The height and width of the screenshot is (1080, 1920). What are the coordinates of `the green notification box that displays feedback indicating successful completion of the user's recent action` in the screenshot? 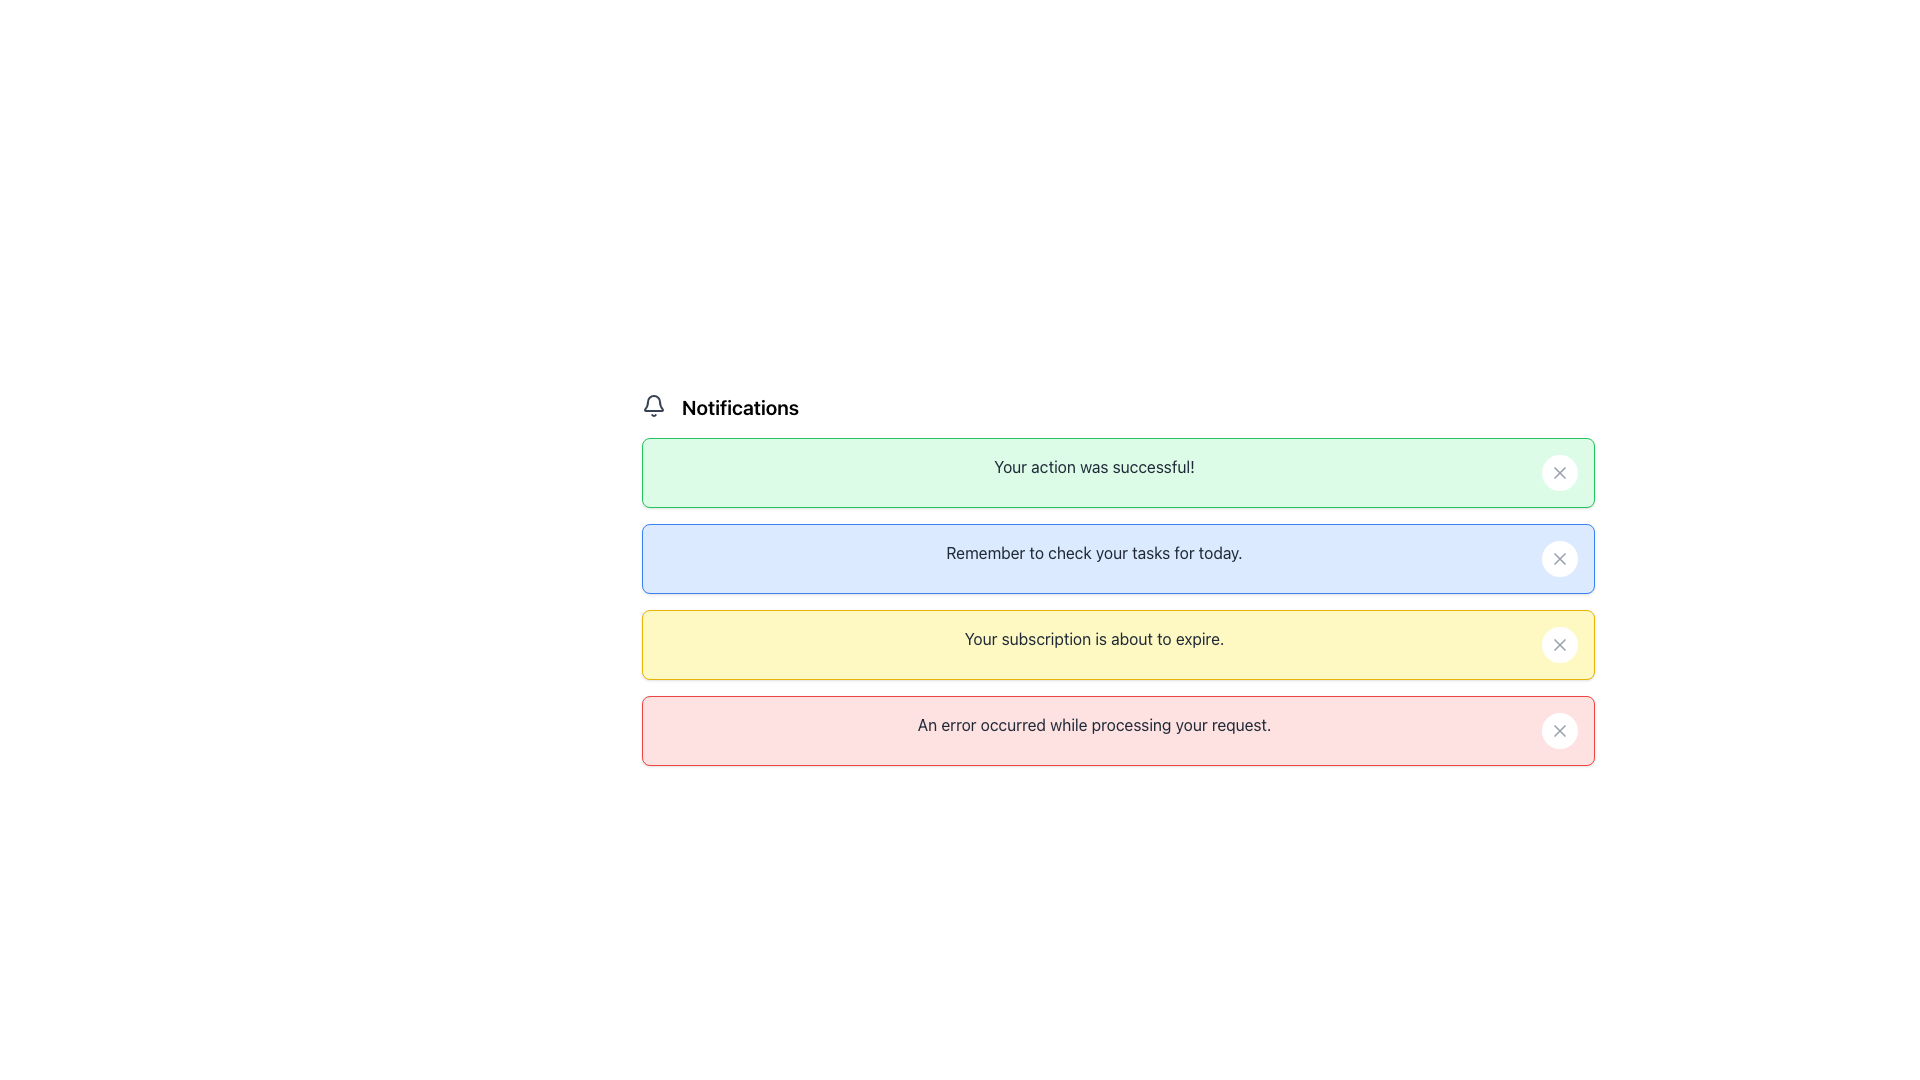 It's located at (1093, 466).